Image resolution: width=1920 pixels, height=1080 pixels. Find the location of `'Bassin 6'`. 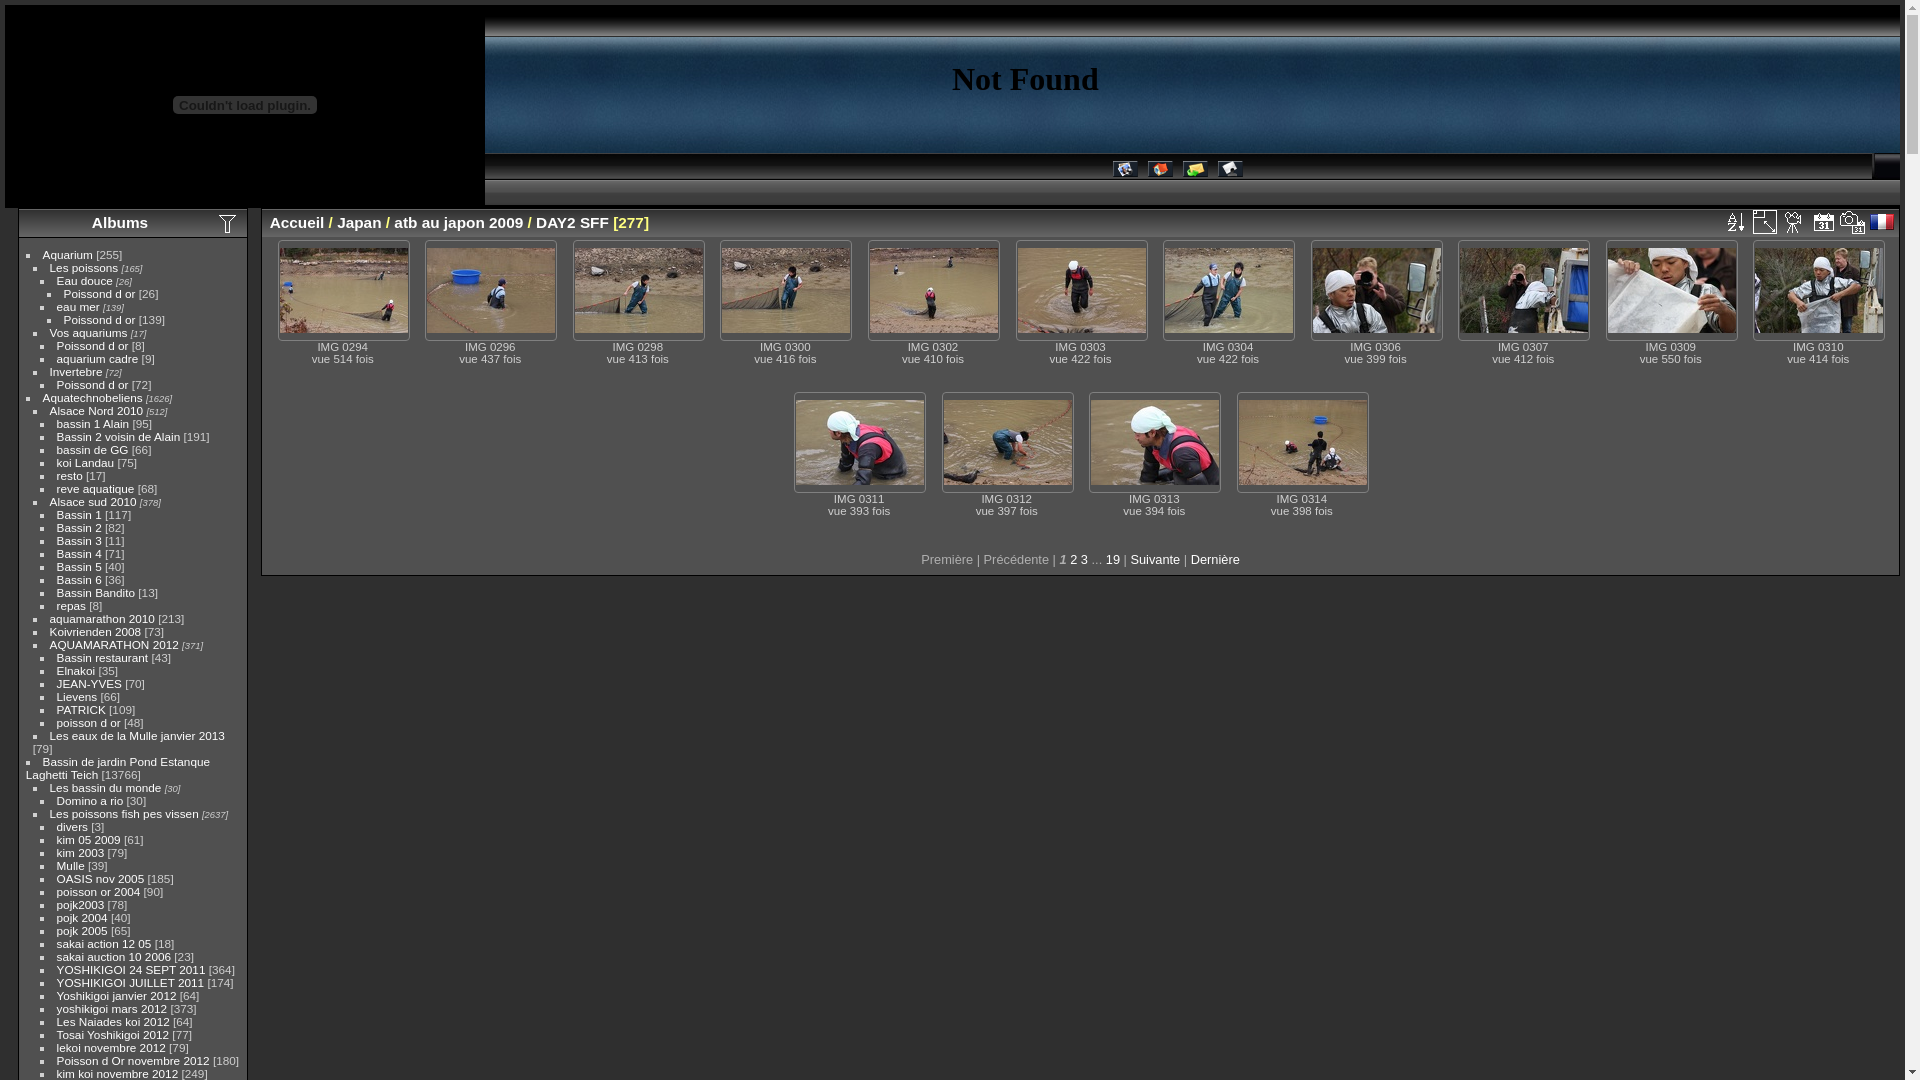

'Bassin 6' is located at coordinates (79, 579).